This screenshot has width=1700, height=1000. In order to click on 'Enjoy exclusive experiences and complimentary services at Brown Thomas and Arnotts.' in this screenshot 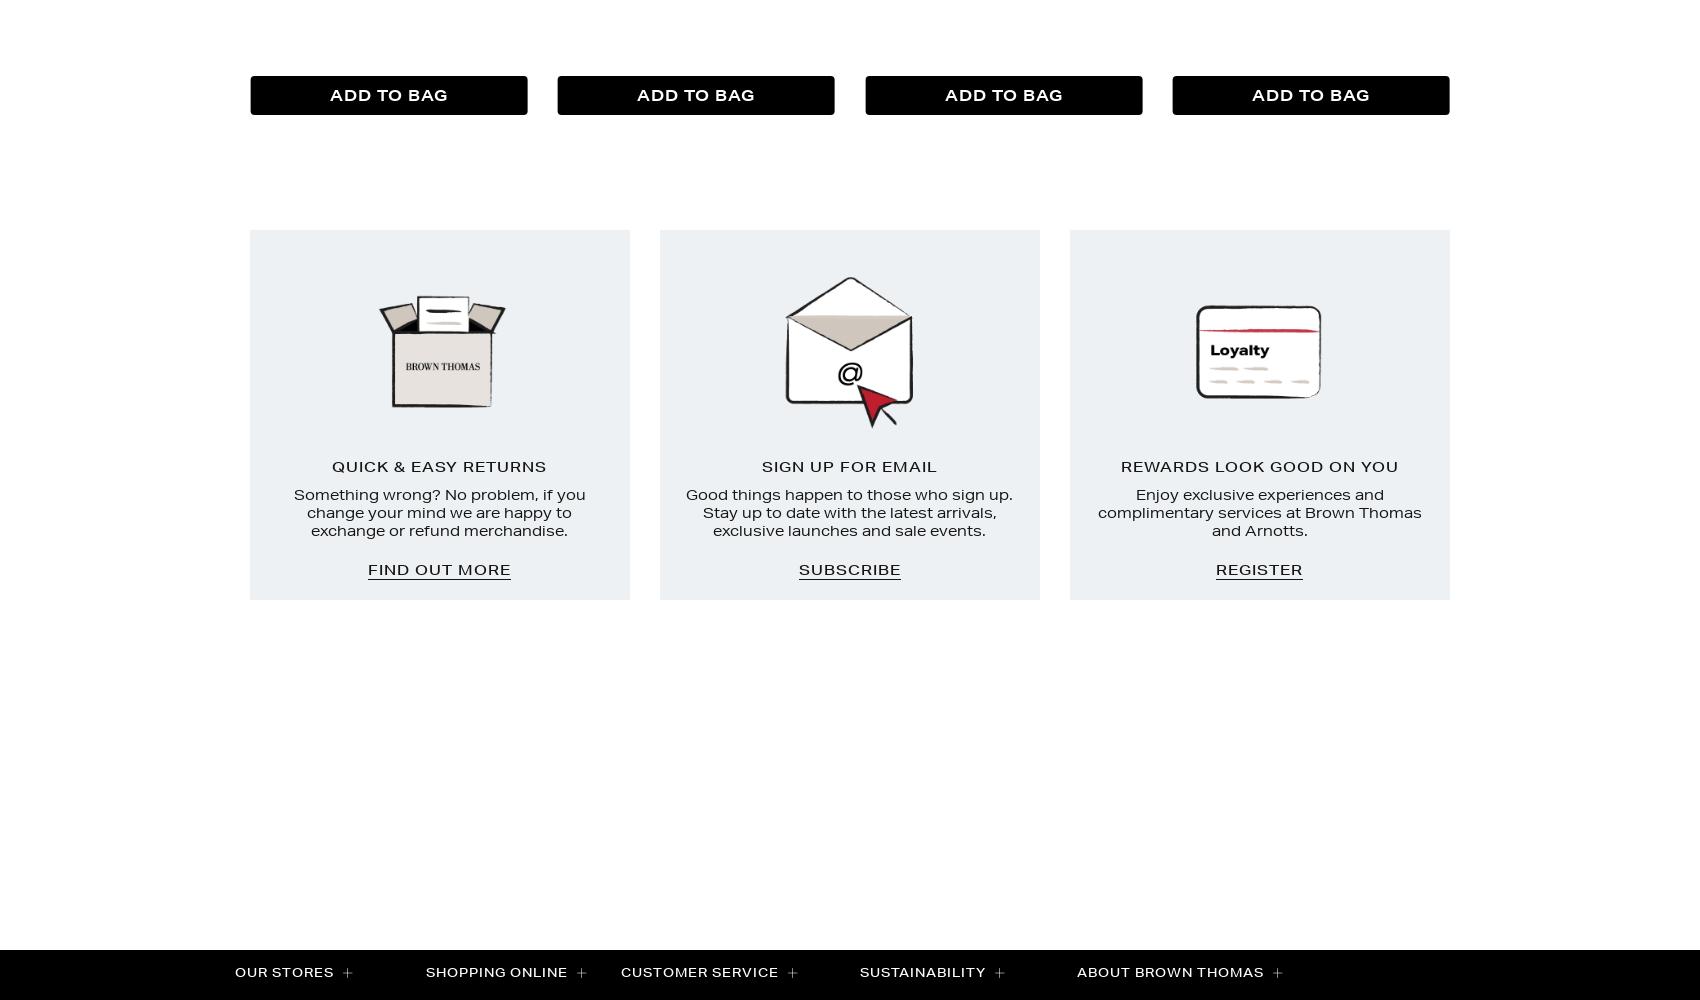, I will do `click(1258, 513)`.